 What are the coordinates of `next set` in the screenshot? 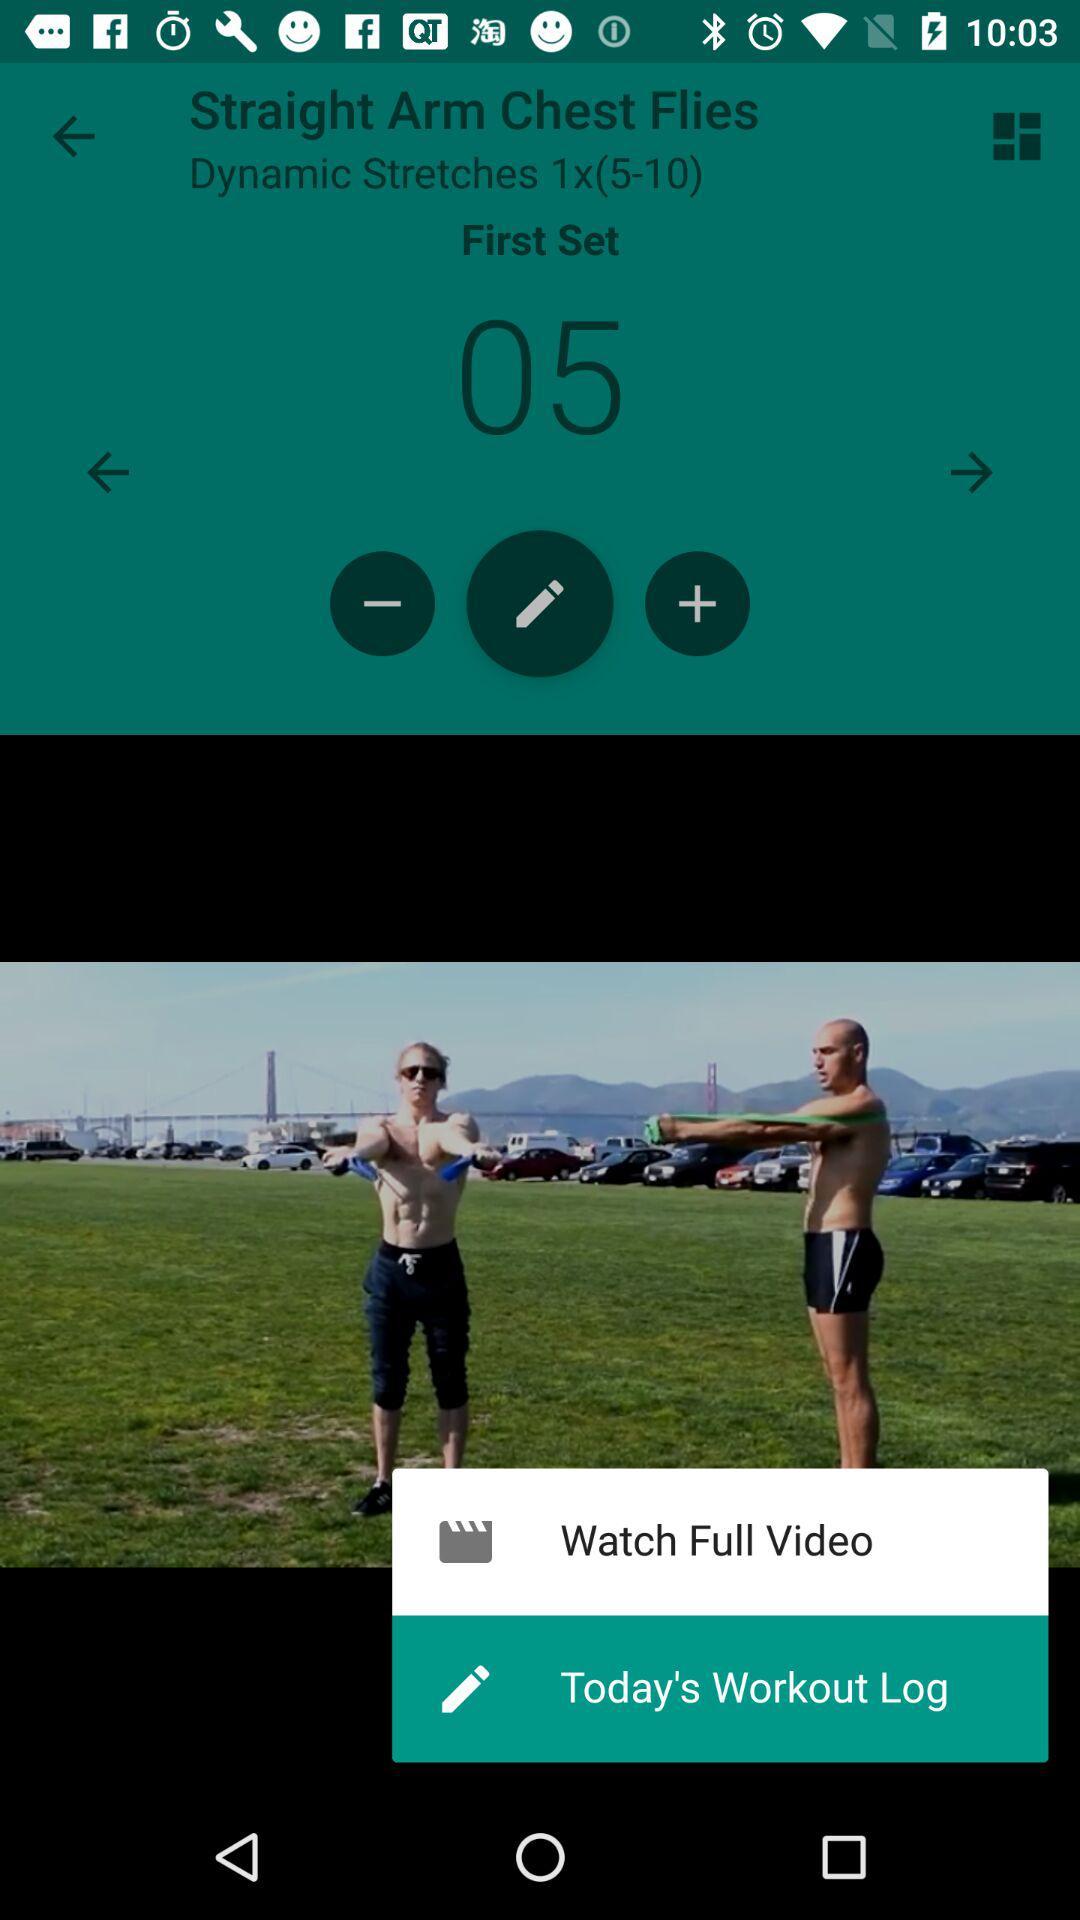 It's located at (971, 471).